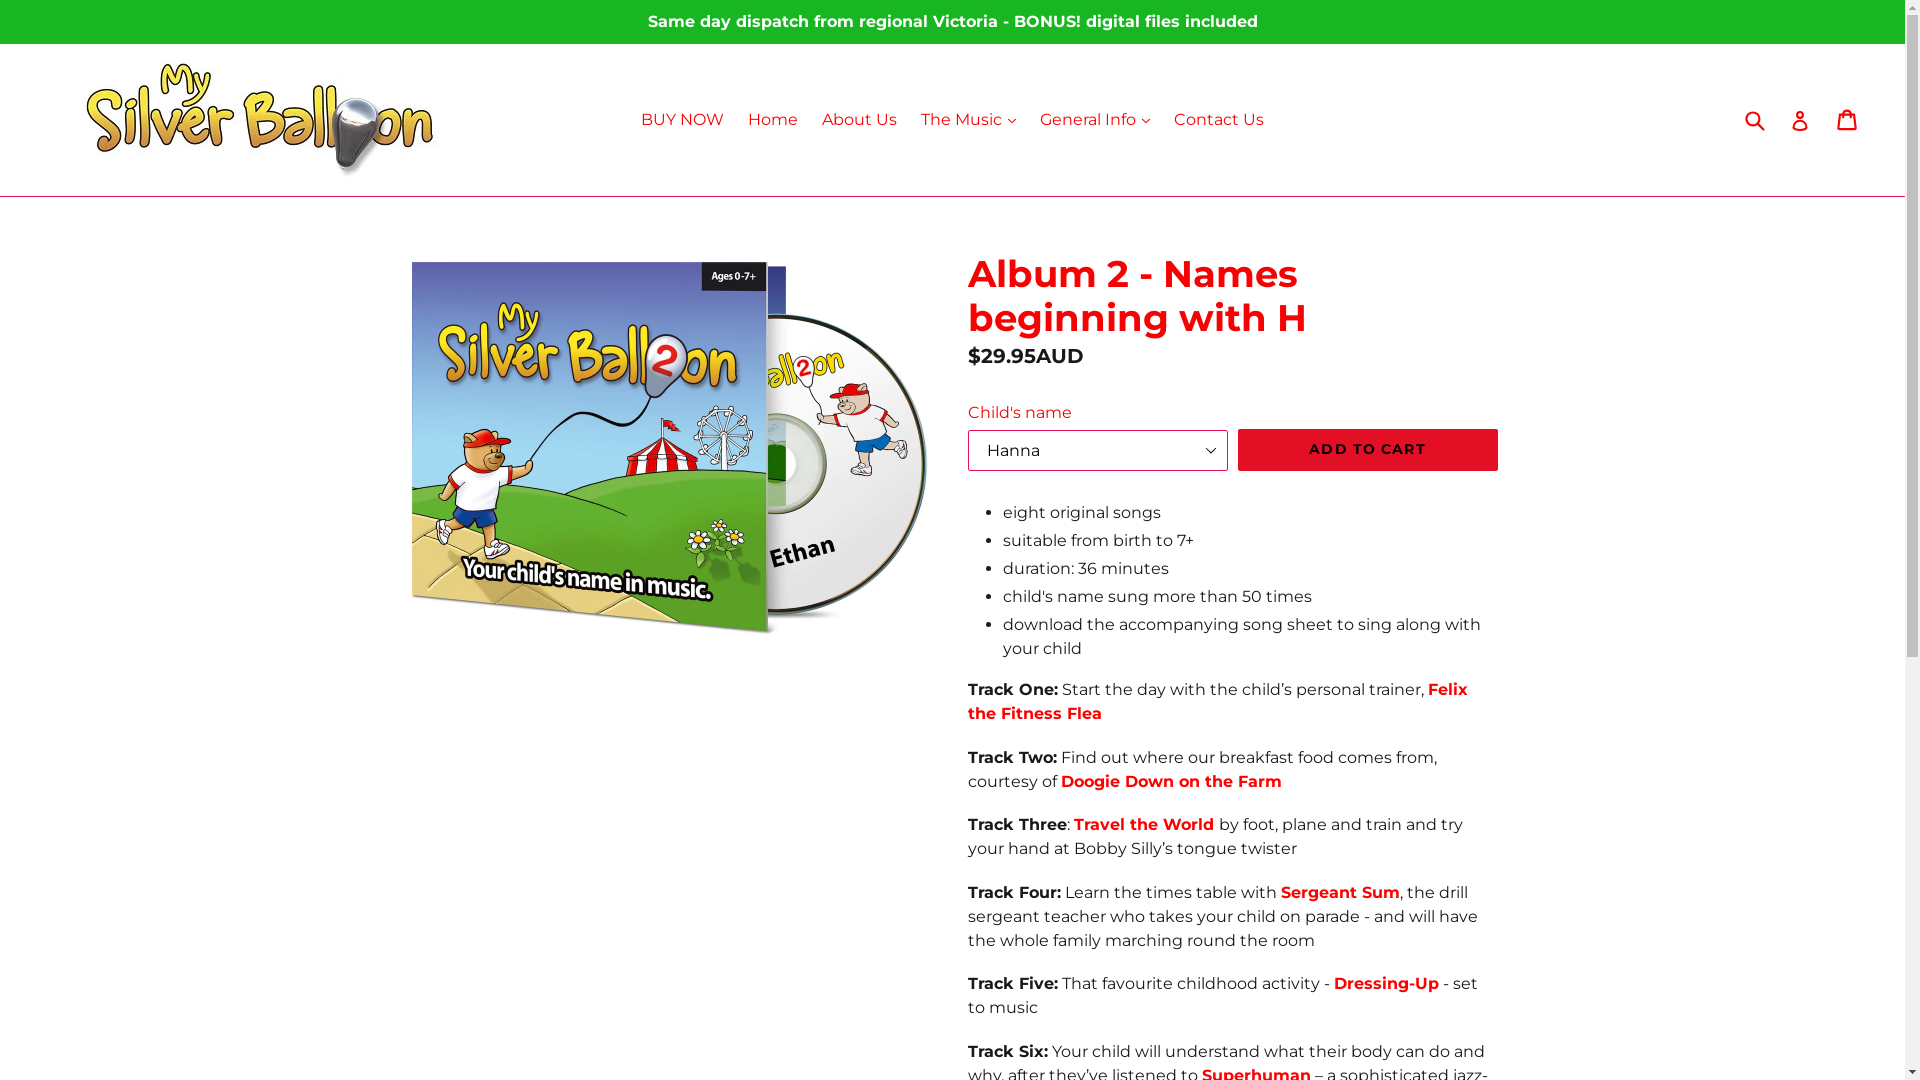 This screenshot has height=1080, width=1920. I want to click on 'About Us', so click(859, 119).